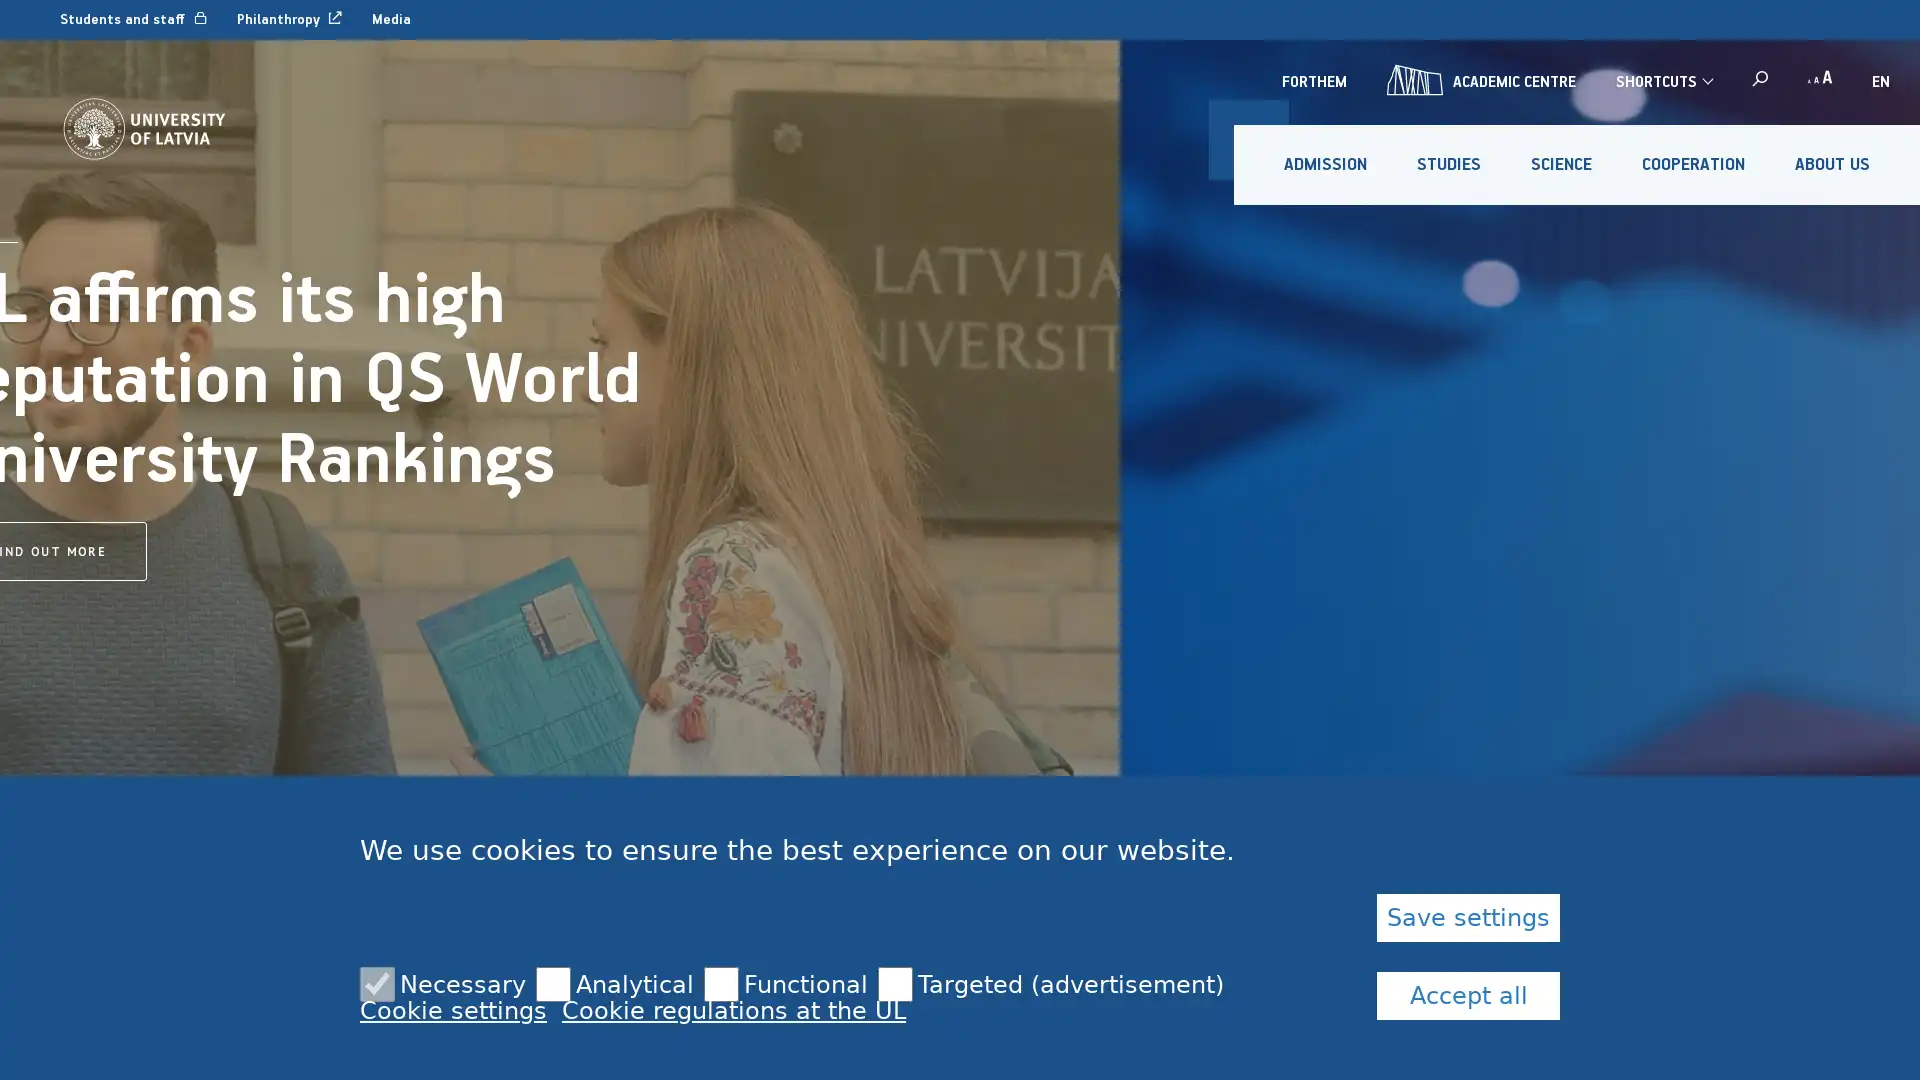 This screenshot has width=1920, height=1080. Describe the element at coordinates (1468, 995) in the screenshot. I see `Accept all` at that location.